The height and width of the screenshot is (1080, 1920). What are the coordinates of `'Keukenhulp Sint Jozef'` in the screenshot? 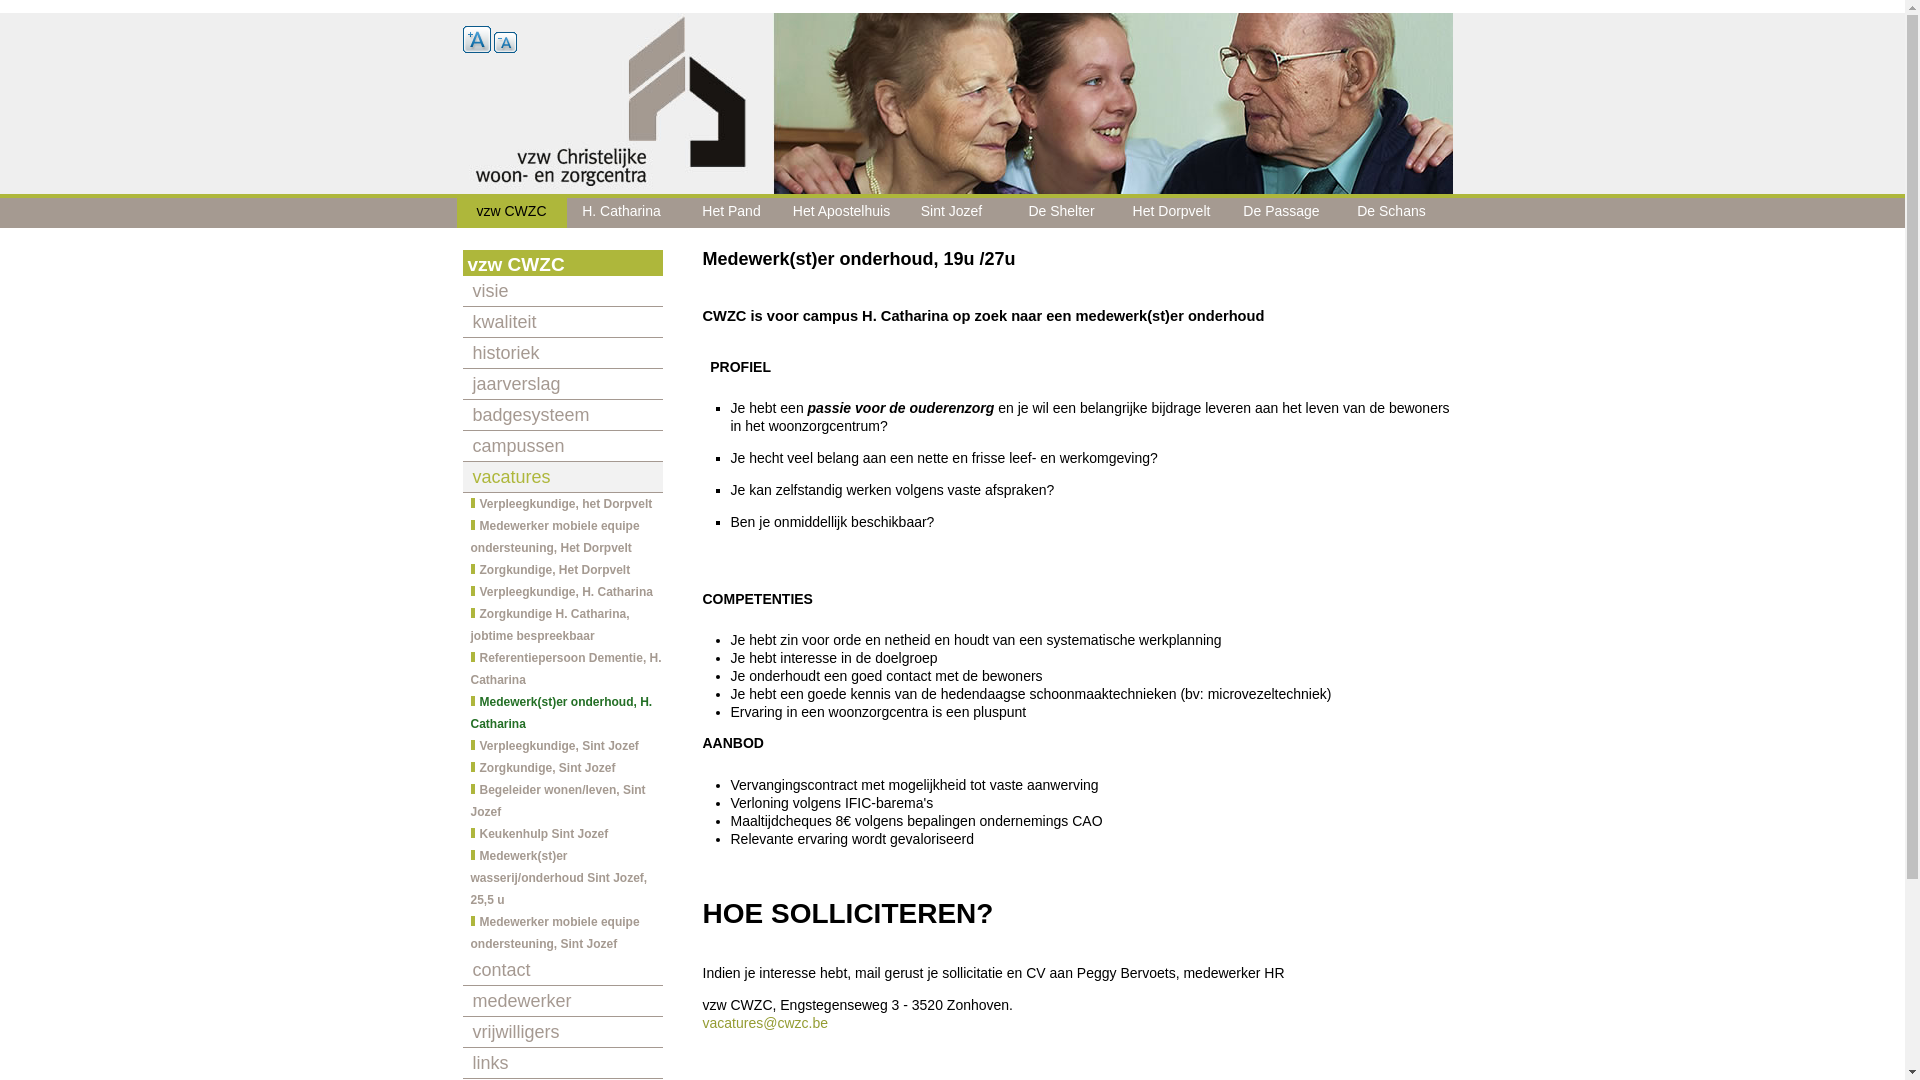 It's located at (560, 833).